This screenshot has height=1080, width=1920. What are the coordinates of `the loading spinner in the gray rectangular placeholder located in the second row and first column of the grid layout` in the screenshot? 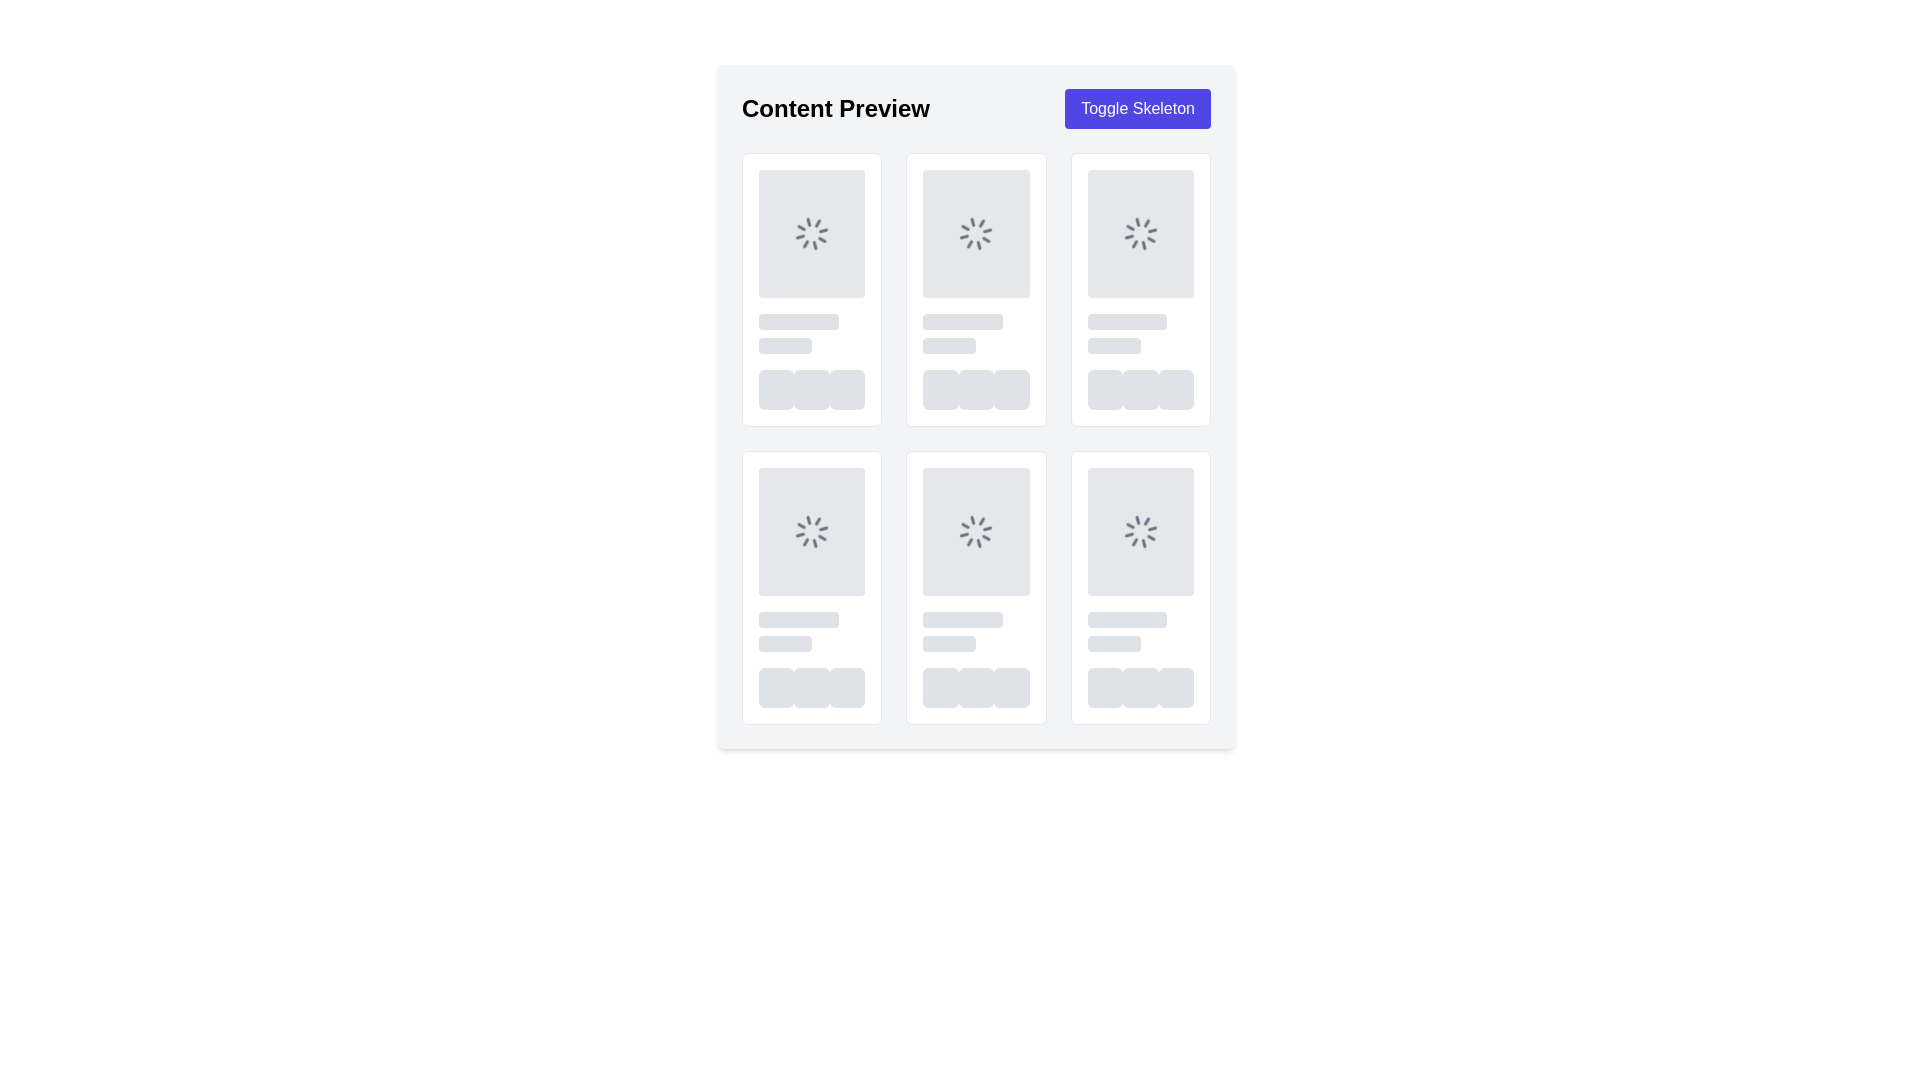 It's located at (812, 531).